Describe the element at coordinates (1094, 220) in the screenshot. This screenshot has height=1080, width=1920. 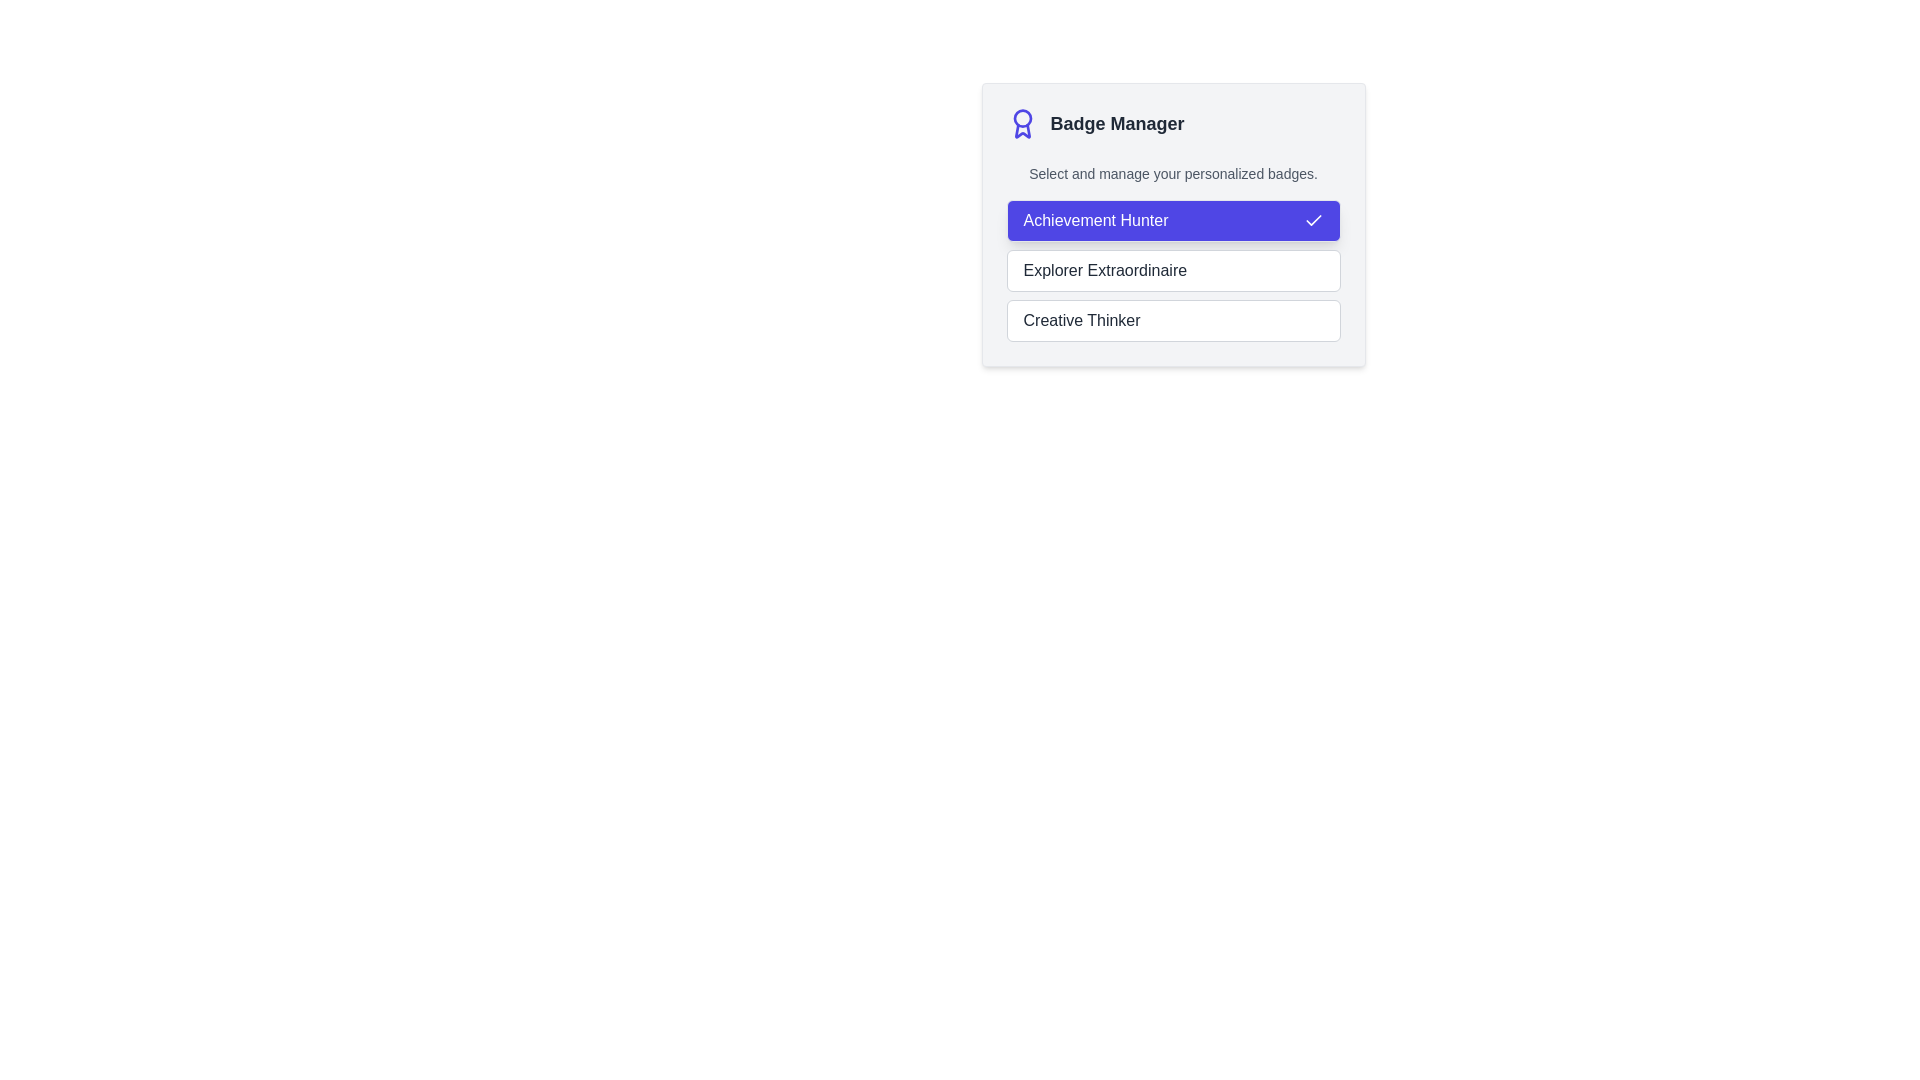
I see `the text label displaying 'Achievement Hunter' in white font against a purple background, located in the upper section of a rectangular purple button` at that location.